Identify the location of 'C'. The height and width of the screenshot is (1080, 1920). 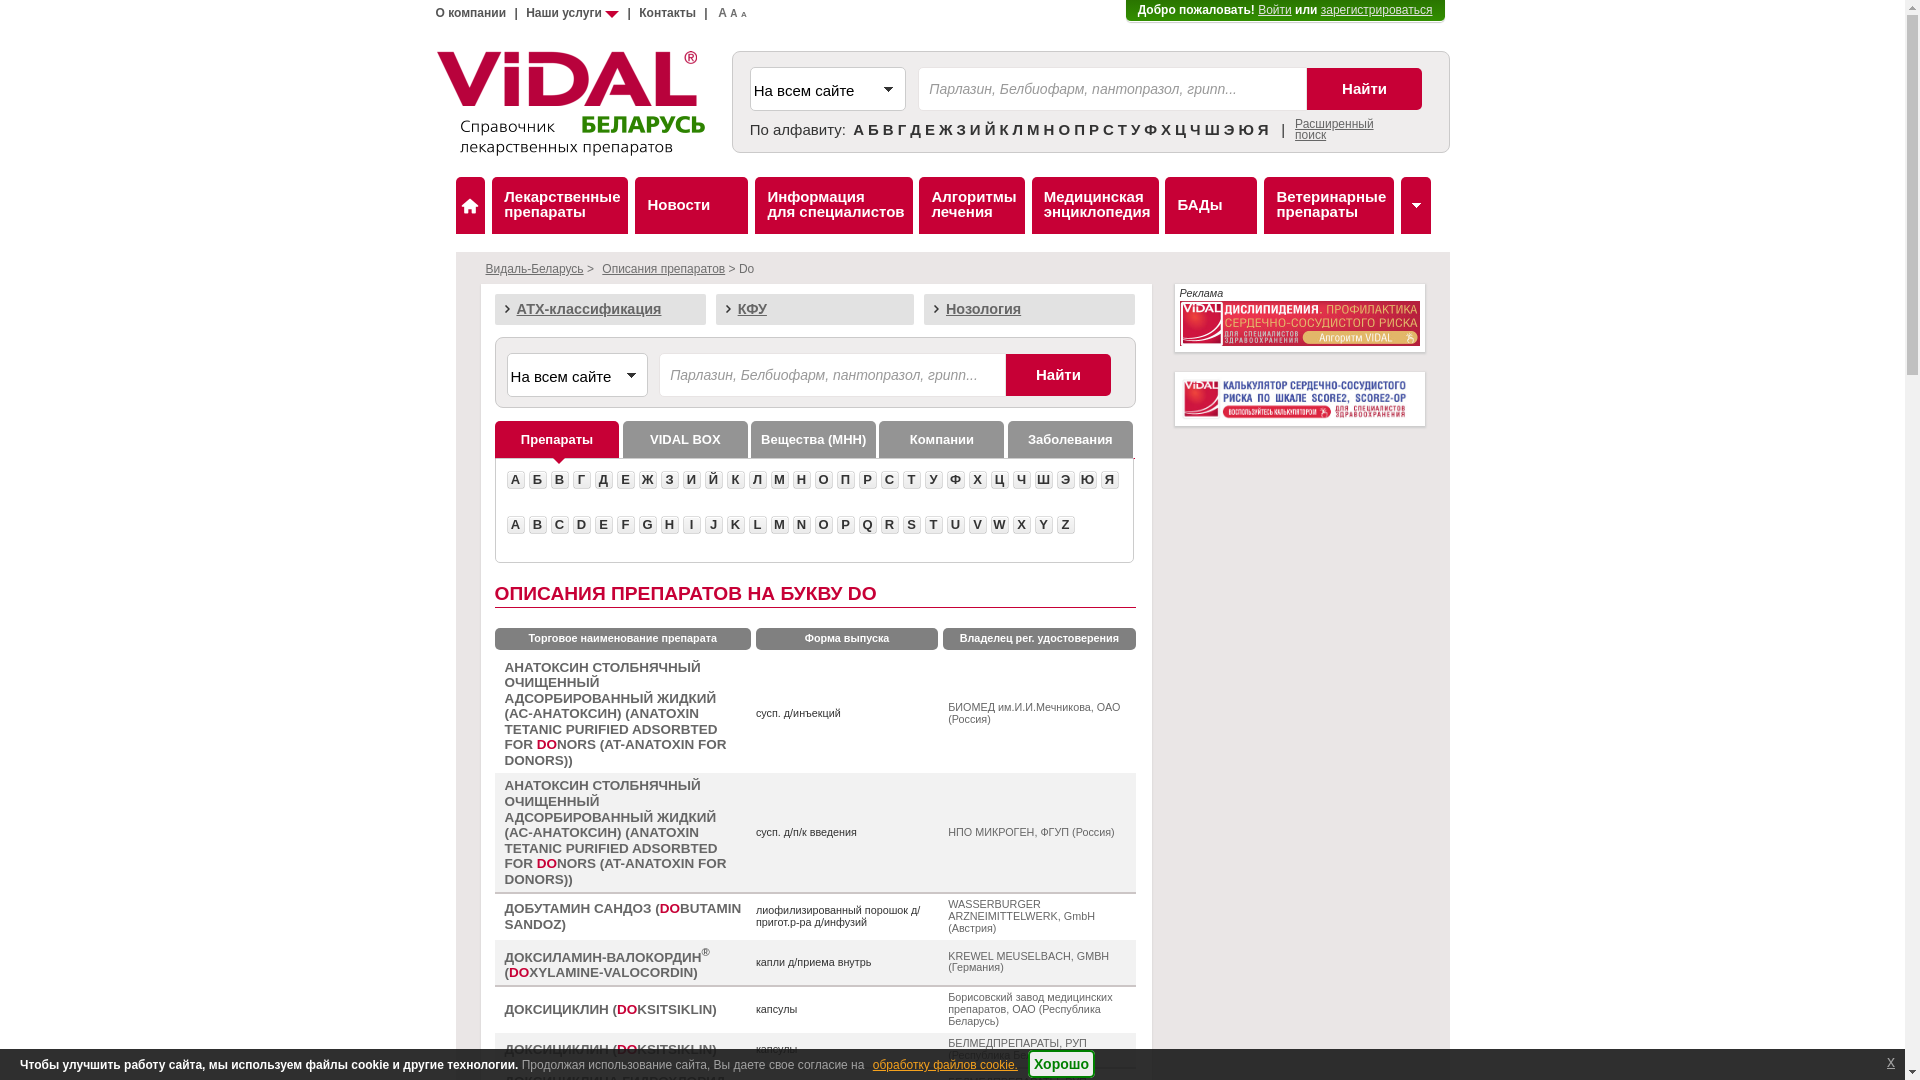
(558, 523).